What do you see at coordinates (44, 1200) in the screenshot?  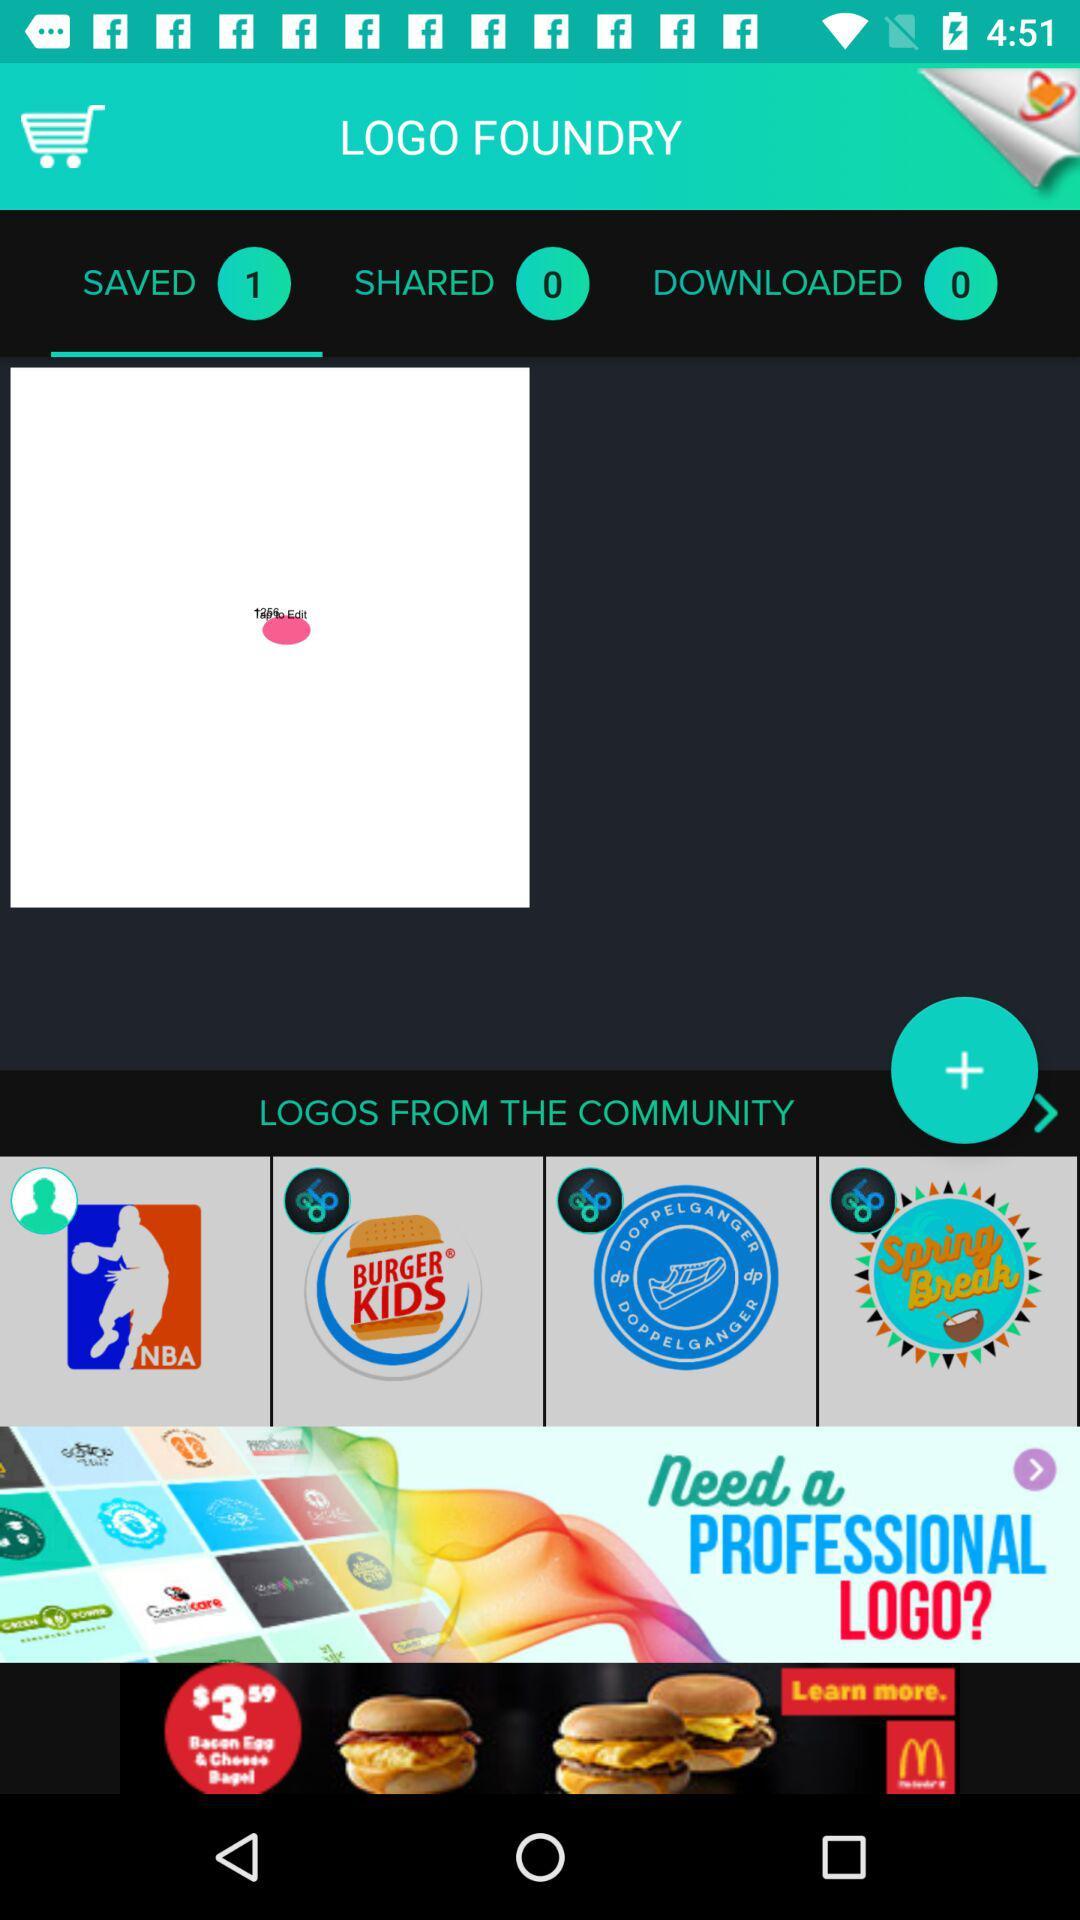 I see `the contact icon` at bounding box center [44, 1200].